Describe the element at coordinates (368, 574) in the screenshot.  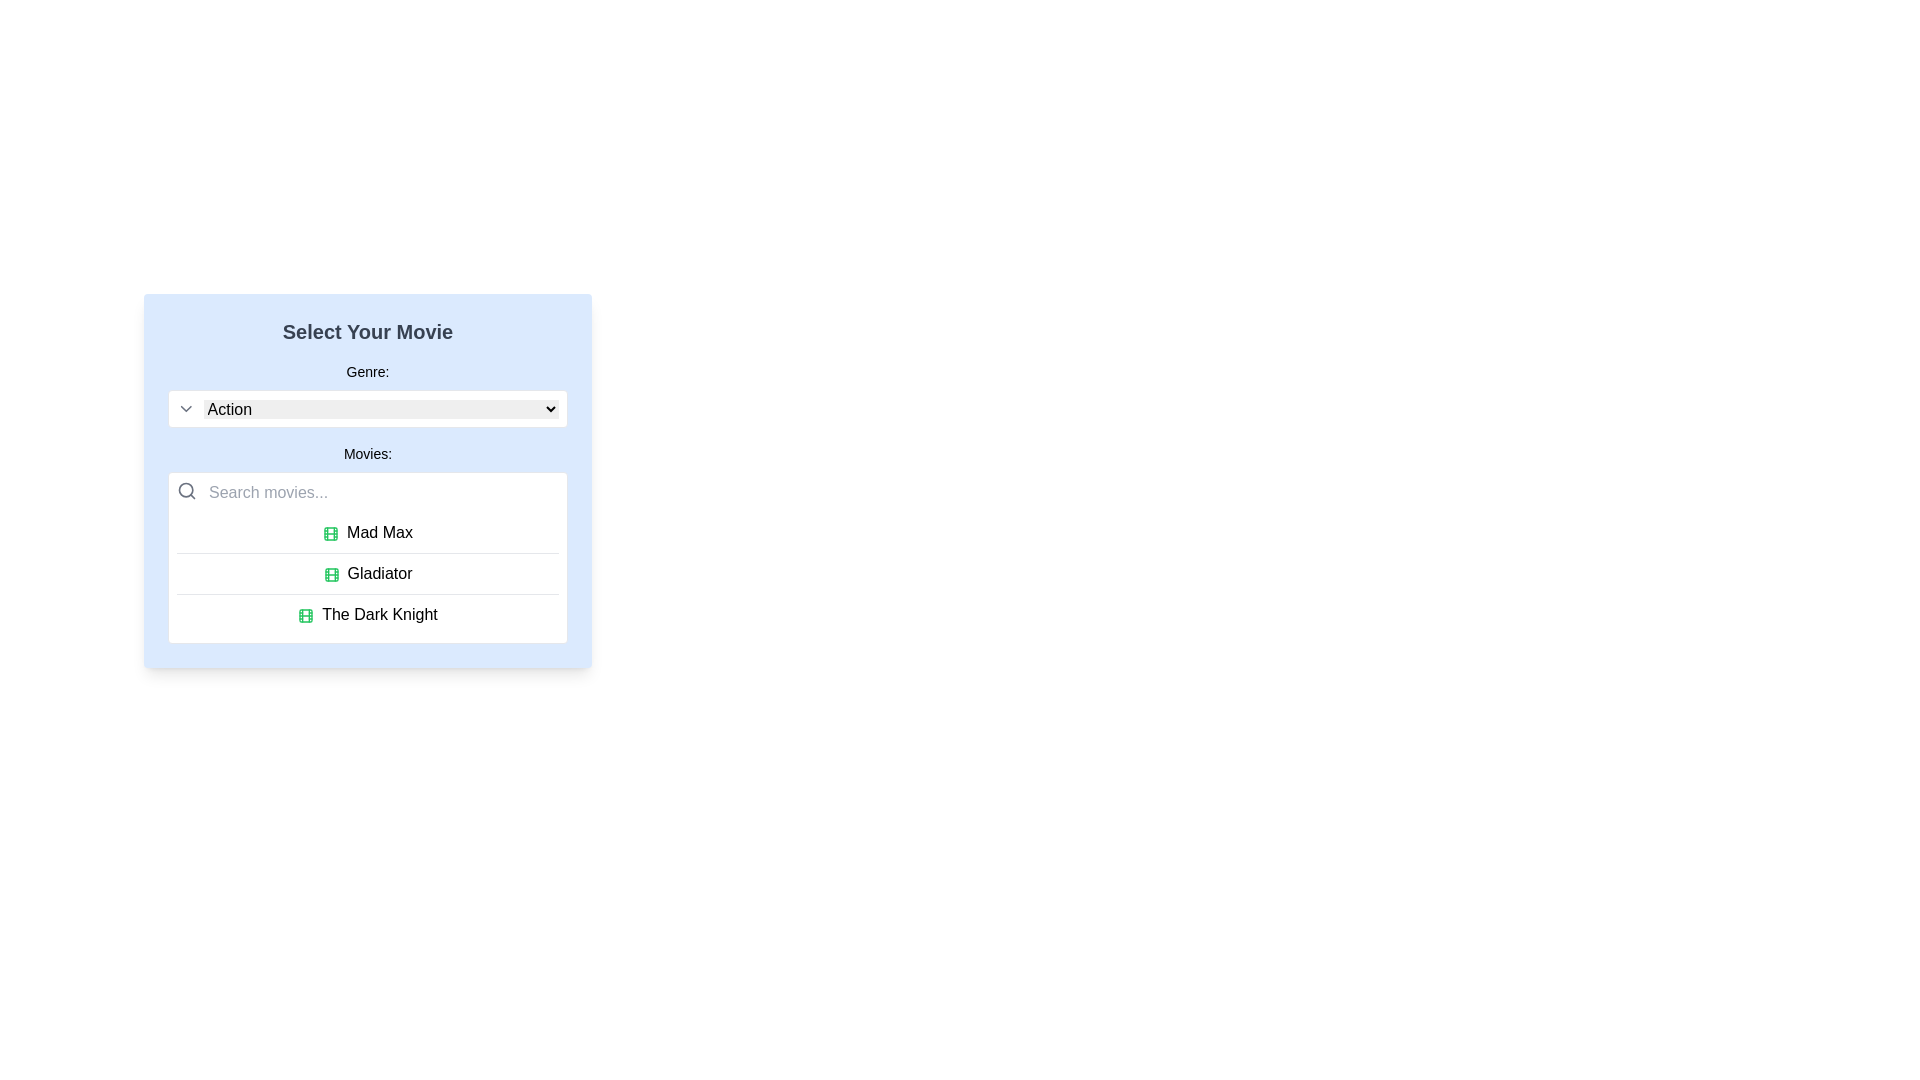
I see `the title in the list section containing three items ('Mad Max,' 'Gladiator,' 'The Dark Knight') with a distinctive green film icon for options` at that location.